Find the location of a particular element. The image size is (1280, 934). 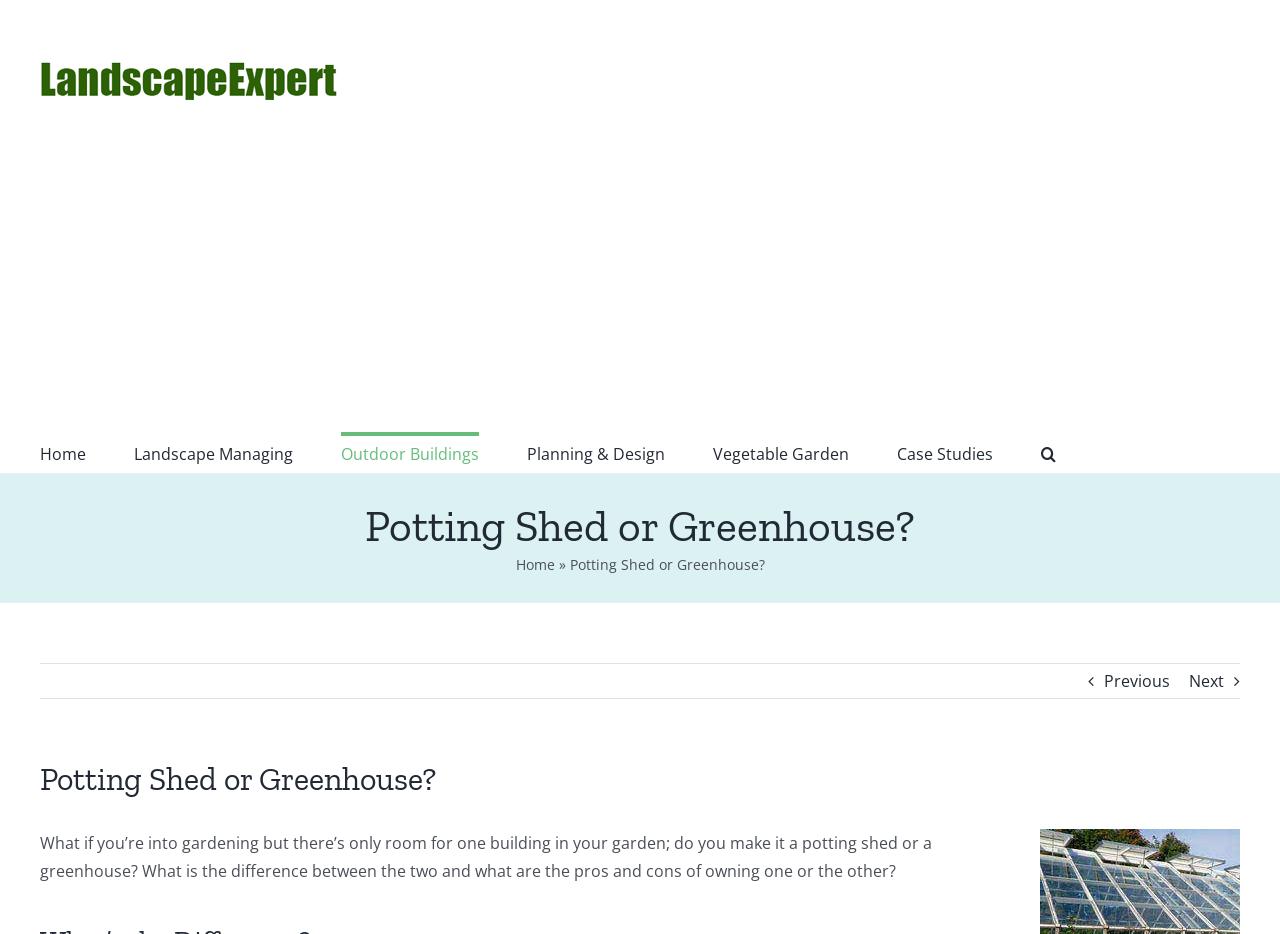

'Previous' is located at coordinates (1103, 679).